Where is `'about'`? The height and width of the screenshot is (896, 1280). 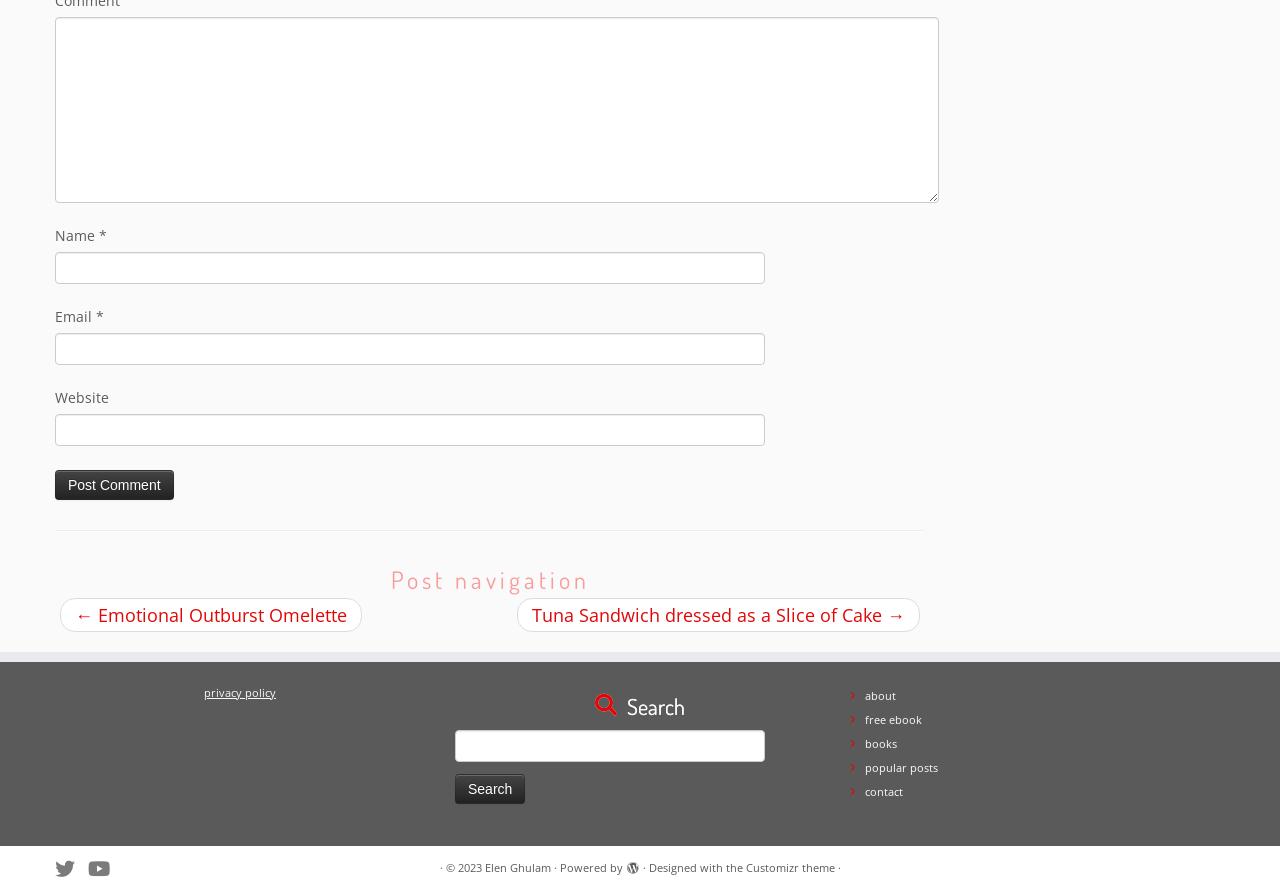
'about' is located at coordinates (865, 694).